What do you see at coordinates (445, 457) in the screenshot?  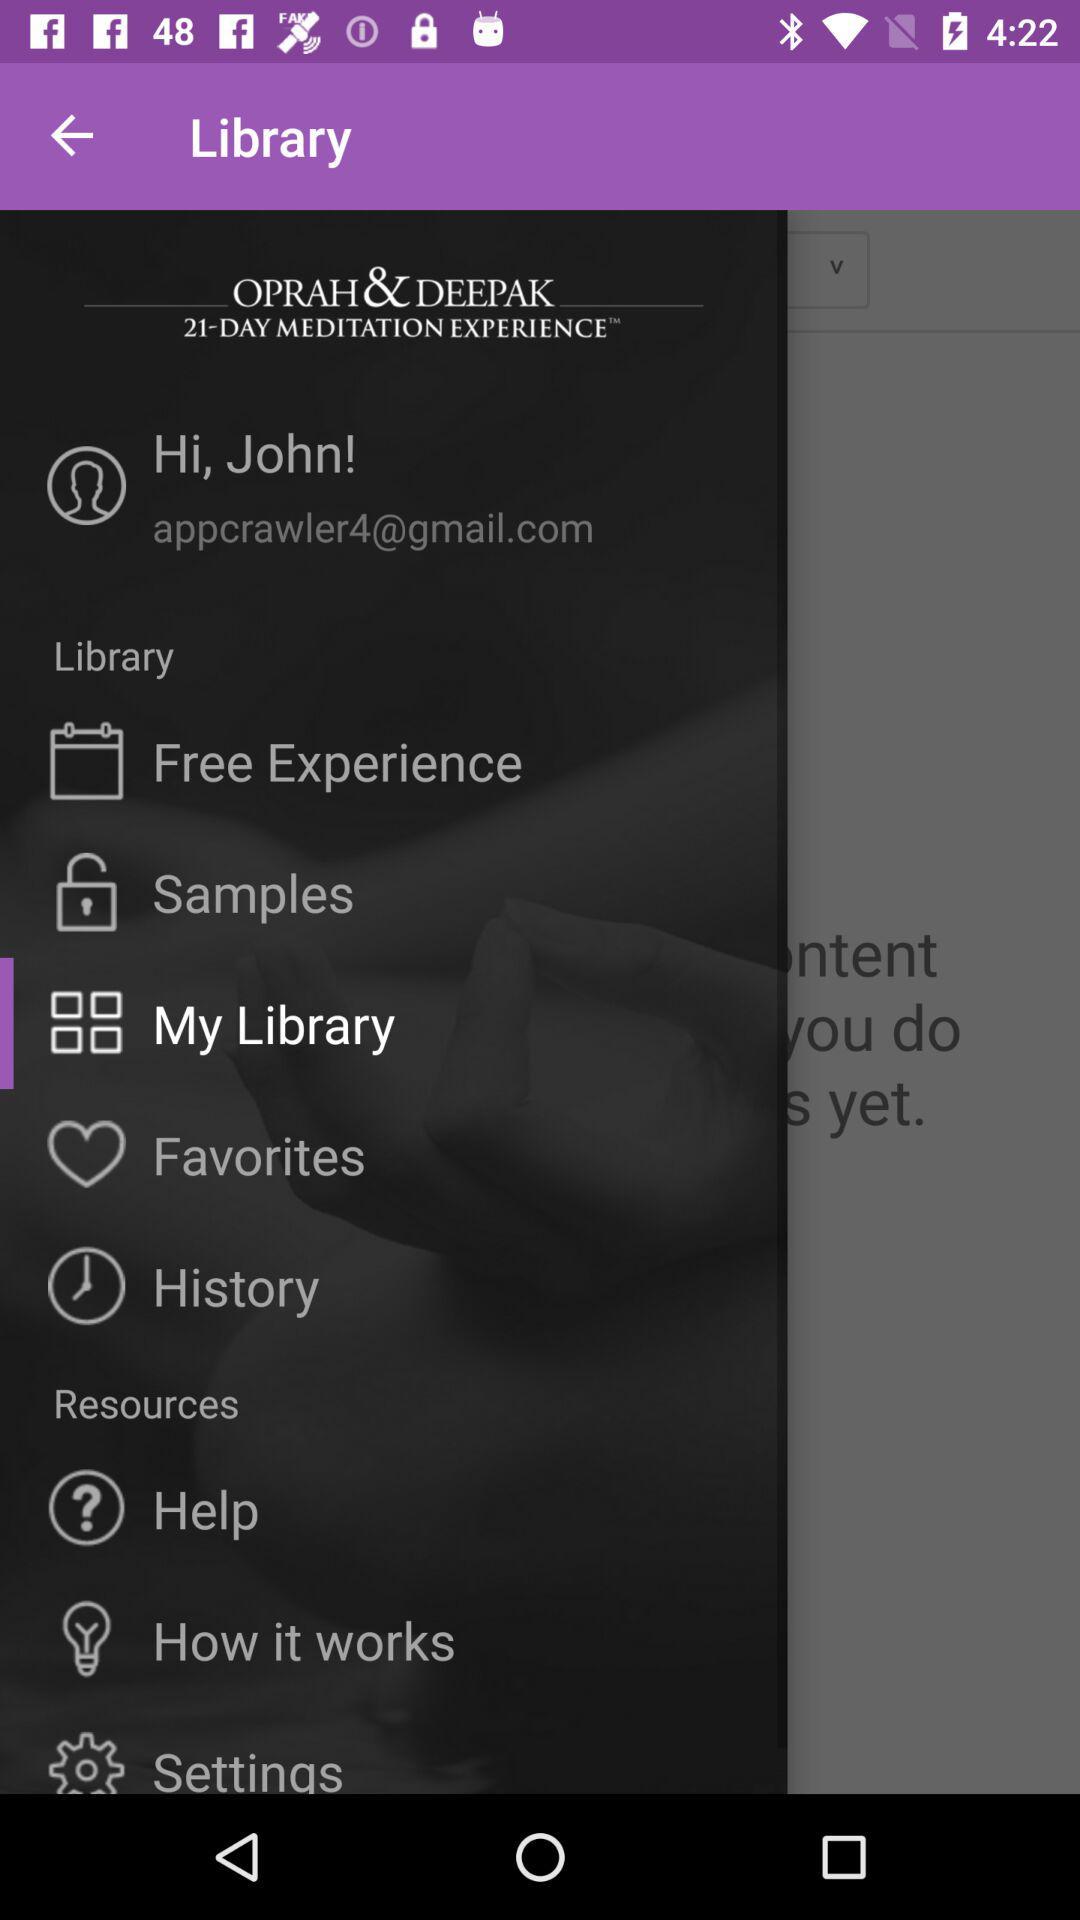 I see `the icon above the appcrawler4@gmail.com item` at bounding box center [445, 457].